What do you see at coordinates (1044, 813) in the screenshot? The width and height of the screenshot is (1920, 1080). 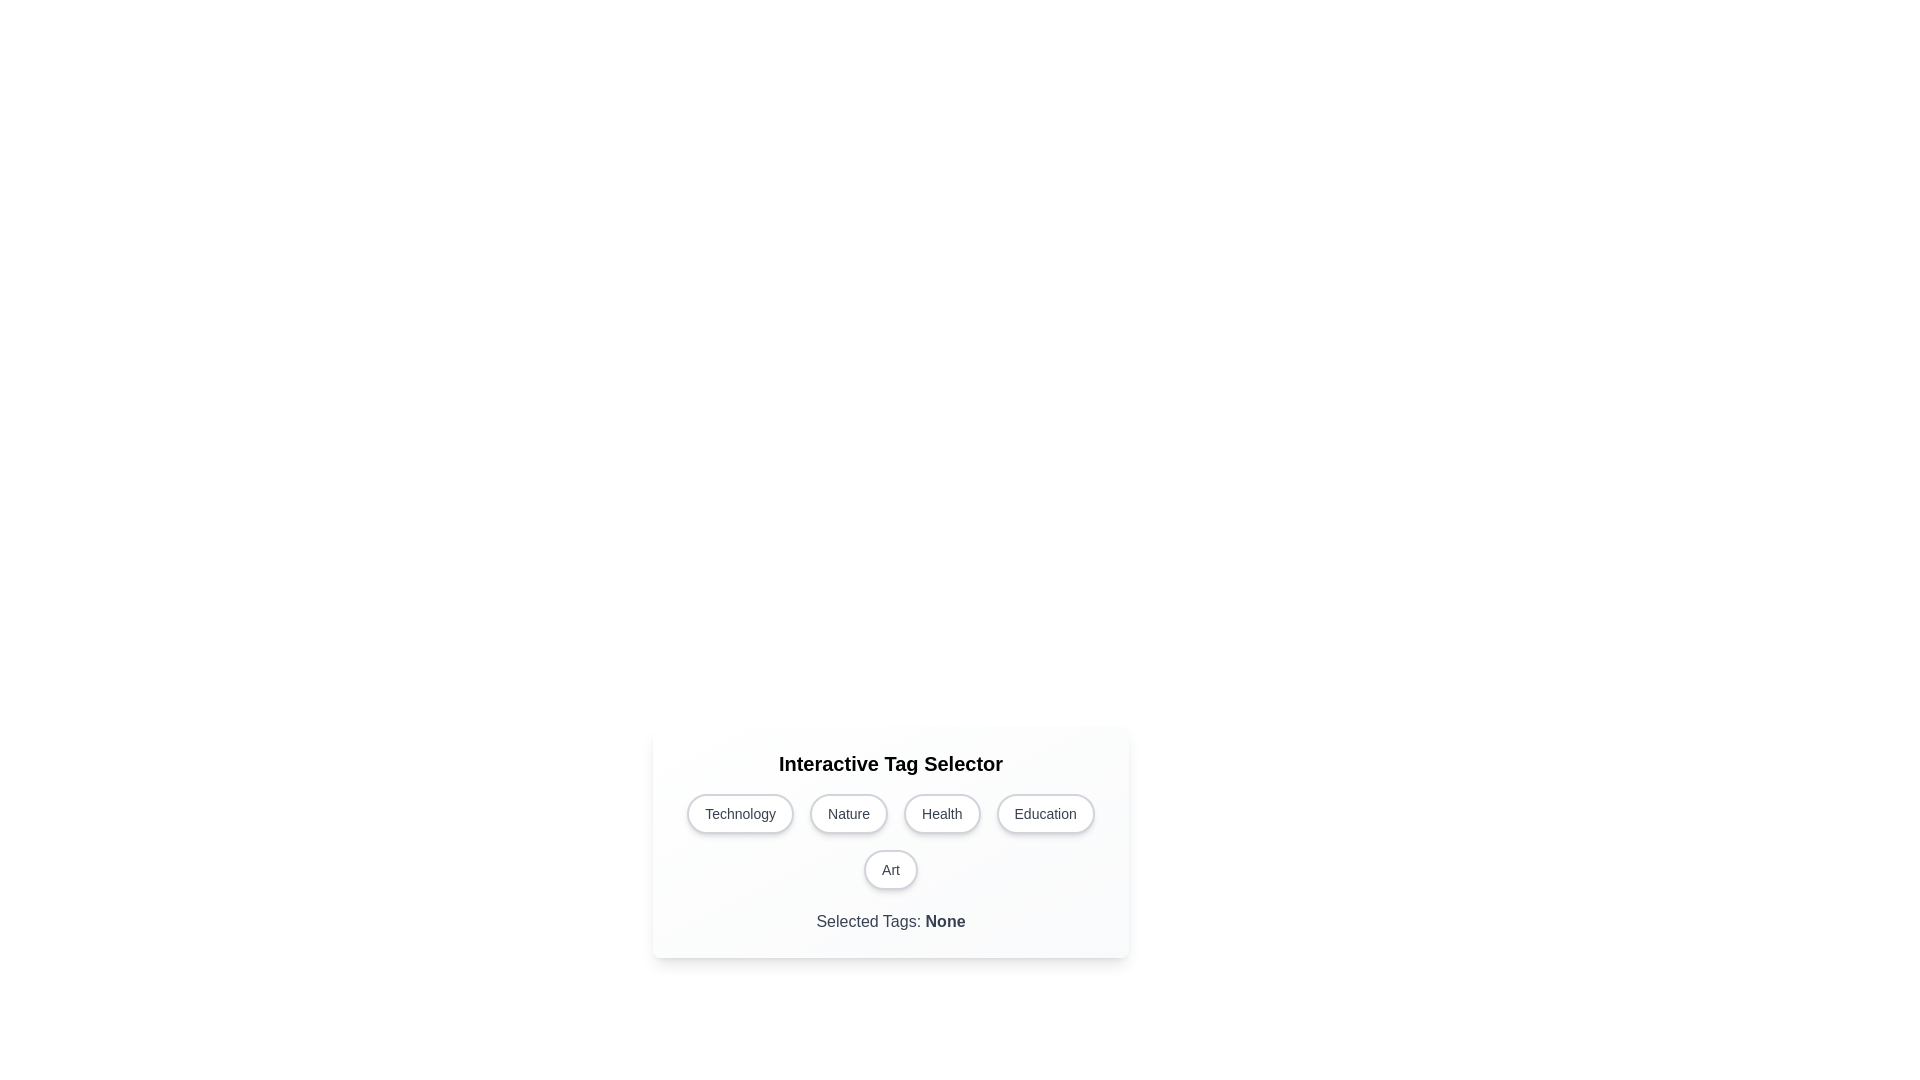 I see `the Education tag to select or deselect it` at bounding box center [1044, 813].